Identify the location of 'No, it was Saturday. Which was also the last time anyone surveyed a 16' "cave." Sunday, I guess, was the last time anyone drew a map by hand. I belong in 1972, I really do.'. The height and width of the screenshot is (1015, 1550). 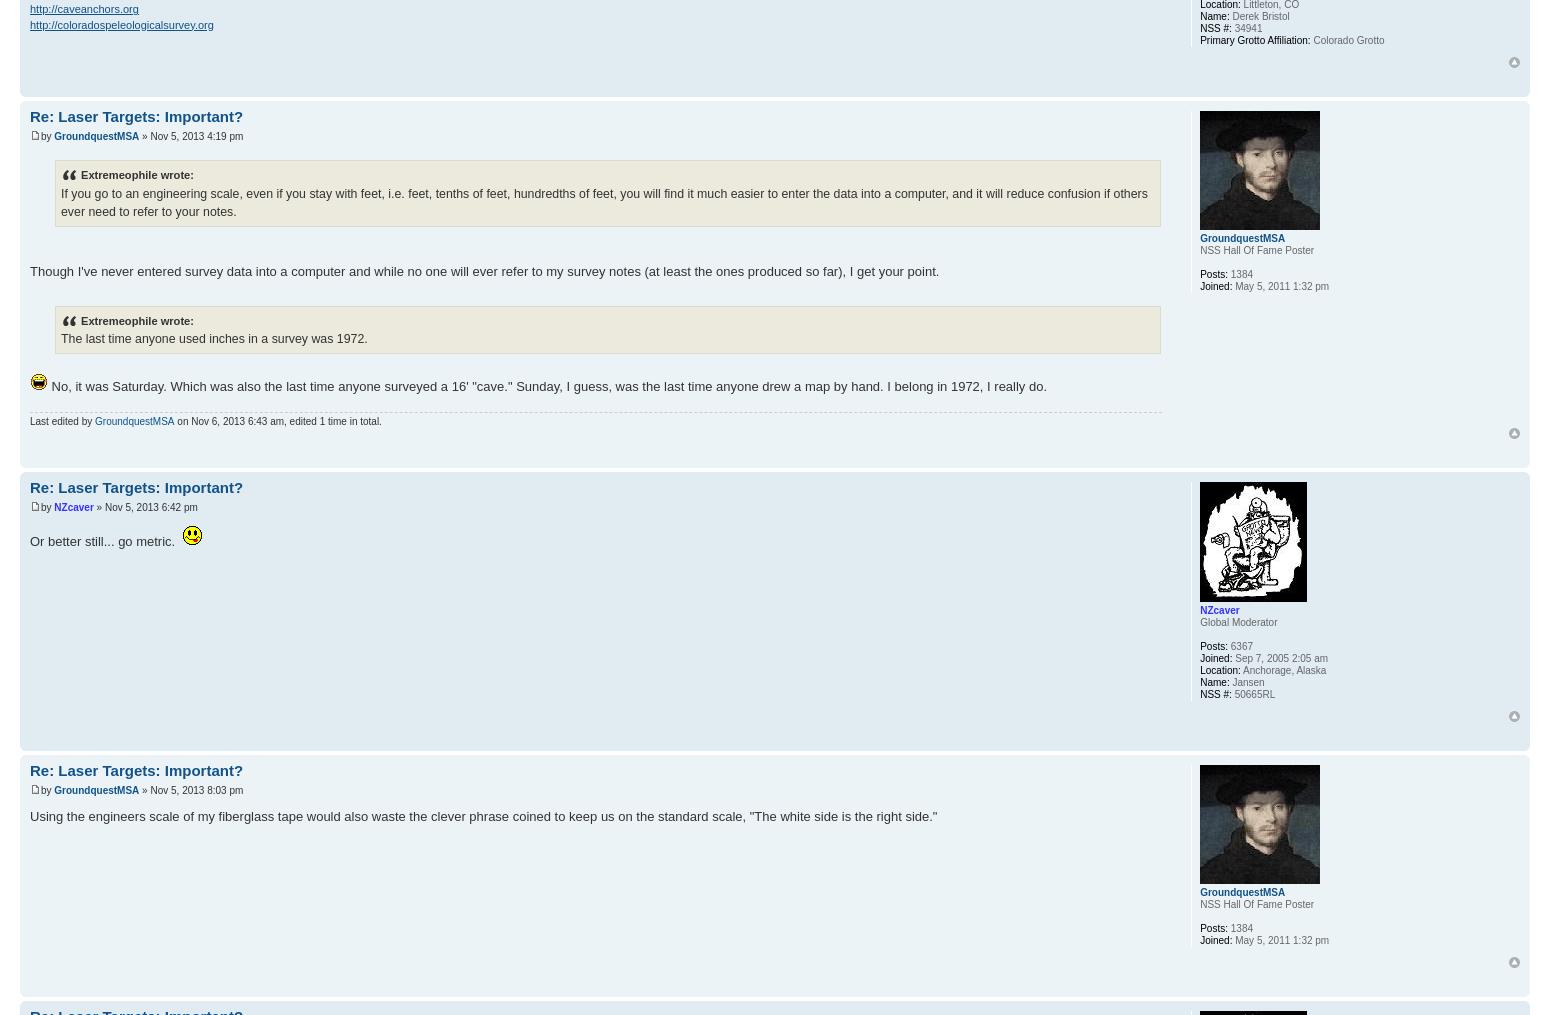
(547, 385).